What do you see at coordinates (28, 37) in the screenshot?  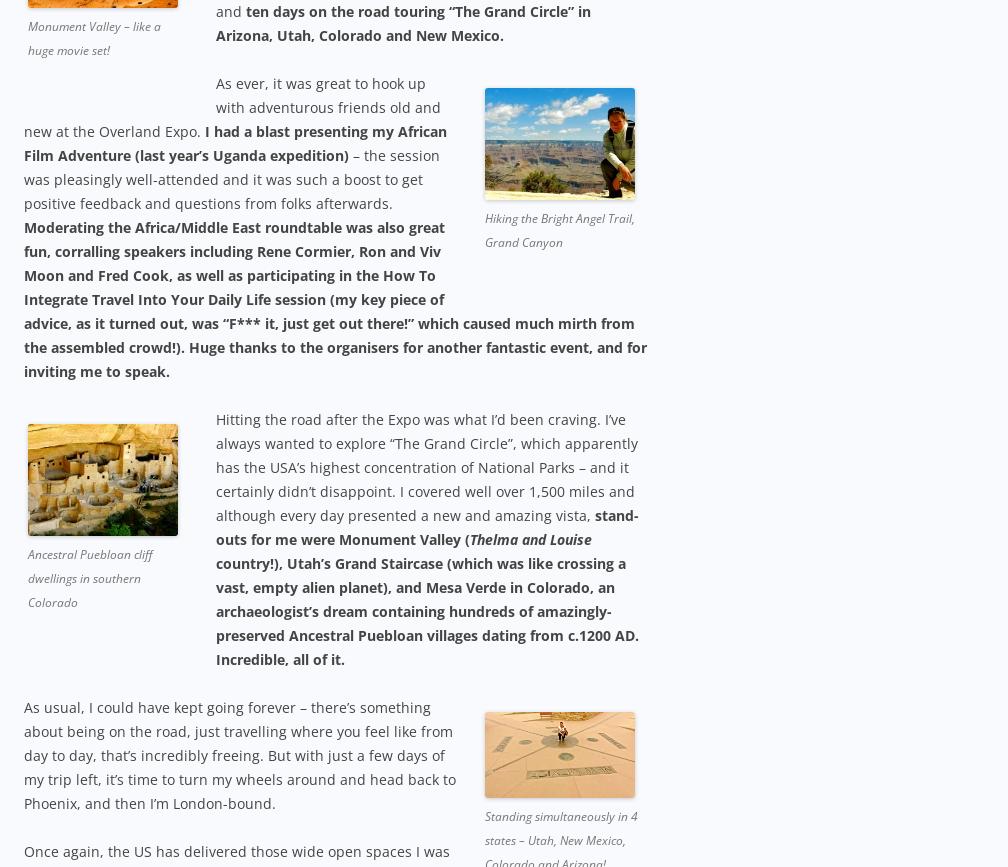 I see `'Monument Valley – like a huge movie set!'` at bounding box center [28, 37].